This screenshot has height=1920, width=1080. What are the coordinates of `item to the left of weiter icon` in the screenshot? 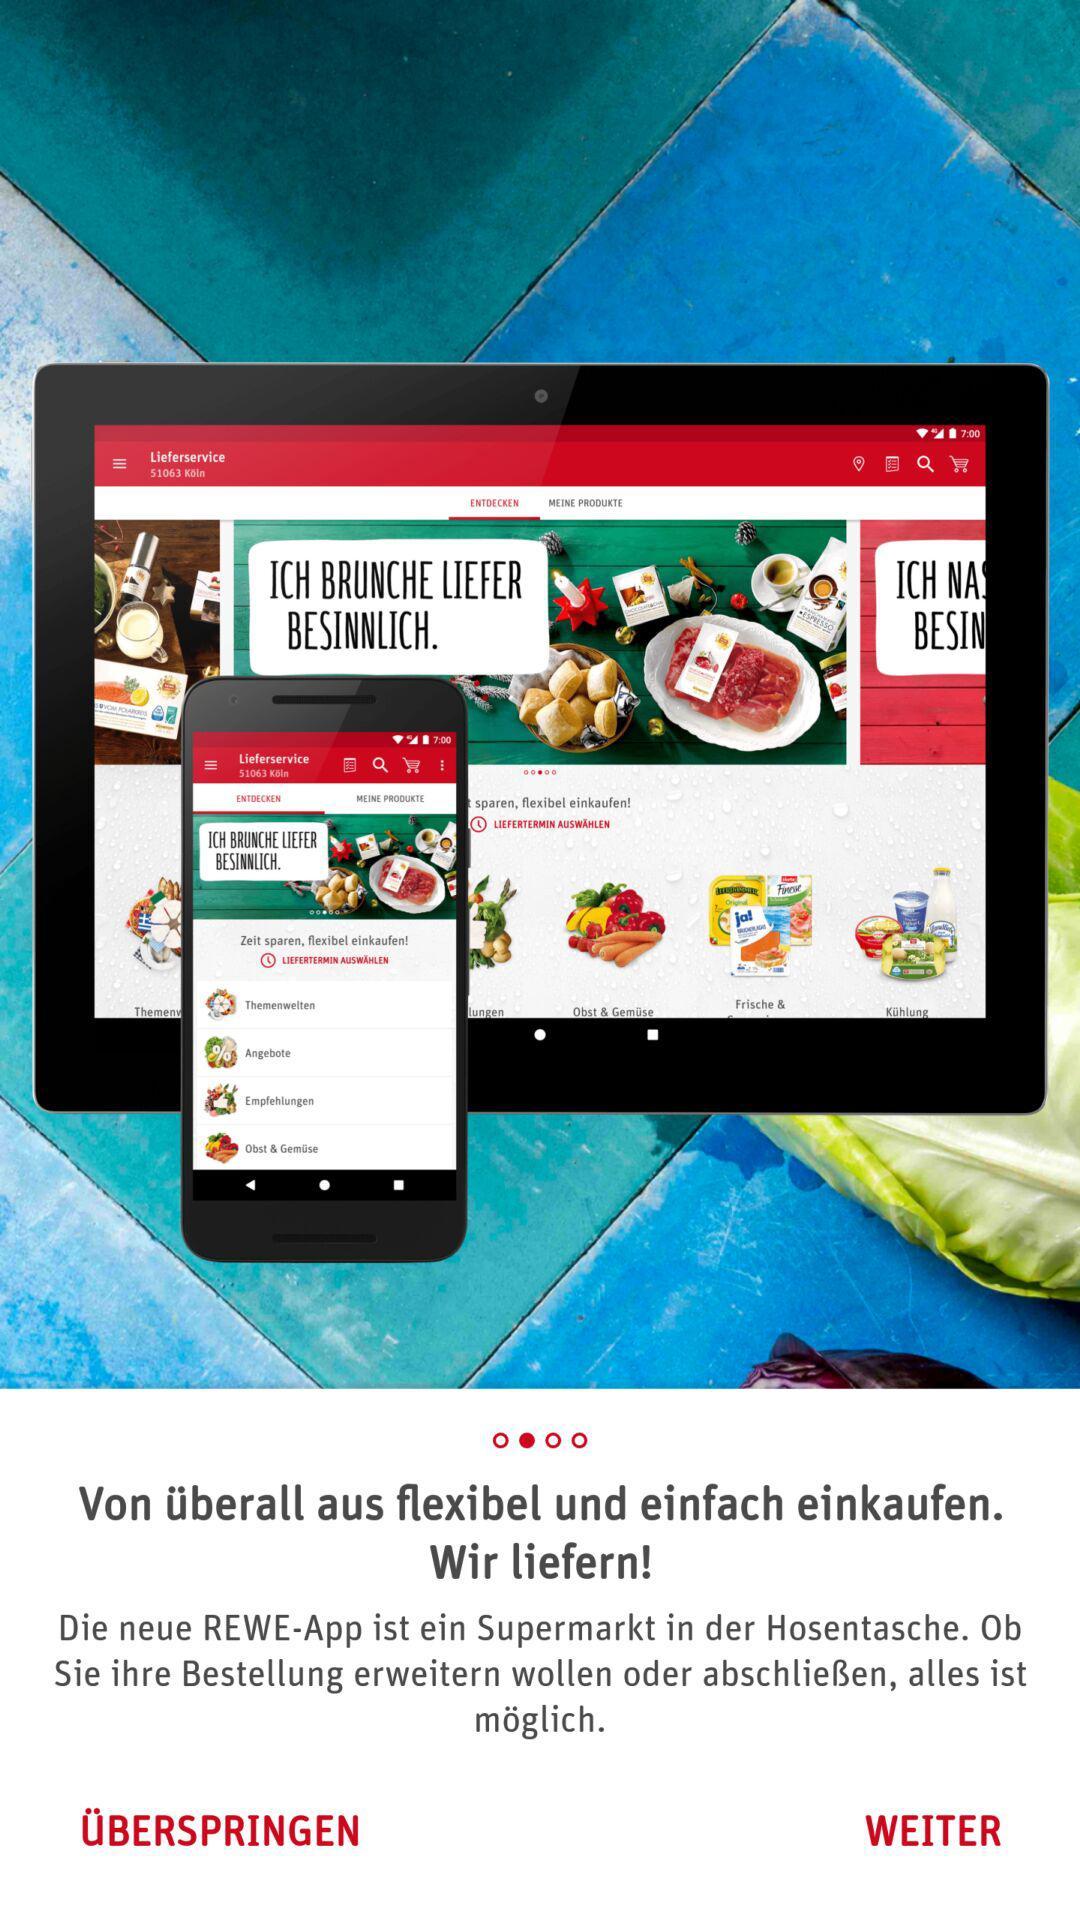 It's located at (219, 1830).